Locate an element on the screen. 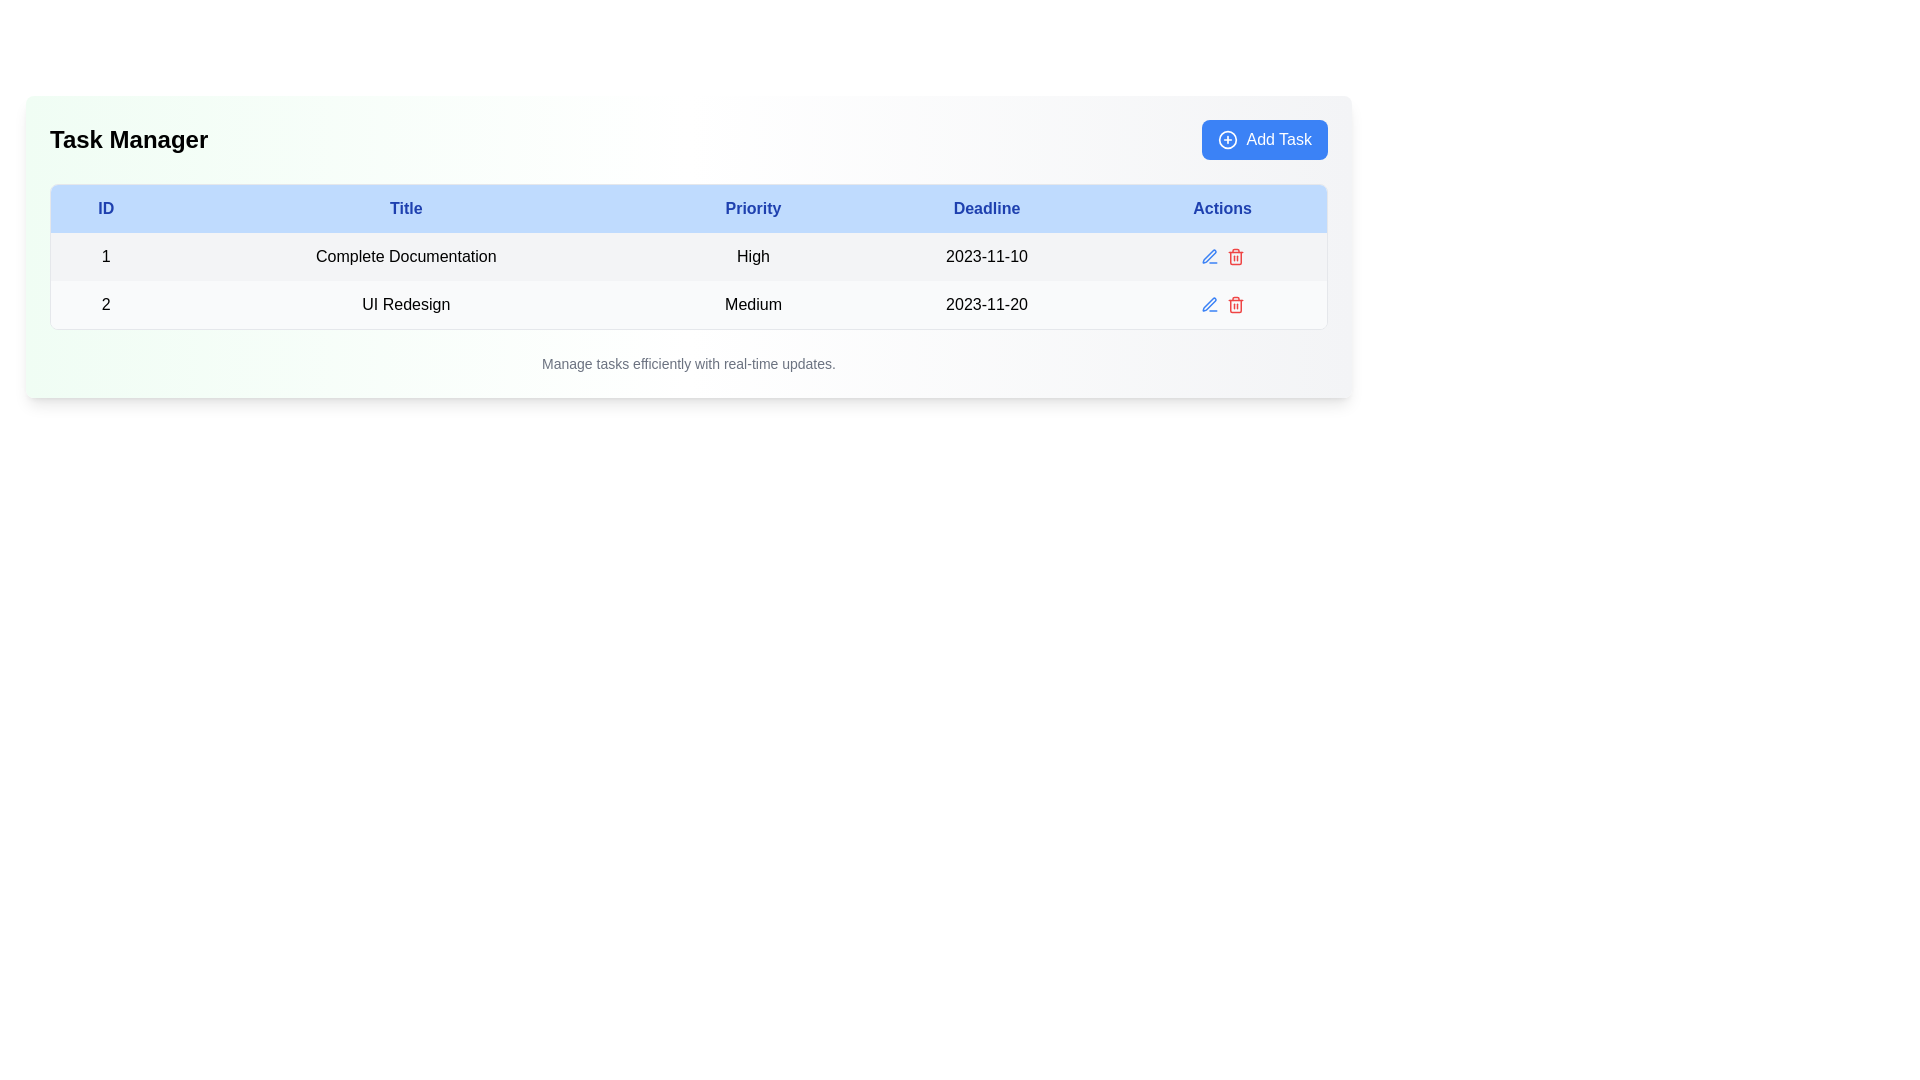 The height and width of the screenshot is (1080, 1920). the fifth header item in the table, which indicates action-related controls or information, positioned to the far right of the table header is located at coordinates (1221, 208).